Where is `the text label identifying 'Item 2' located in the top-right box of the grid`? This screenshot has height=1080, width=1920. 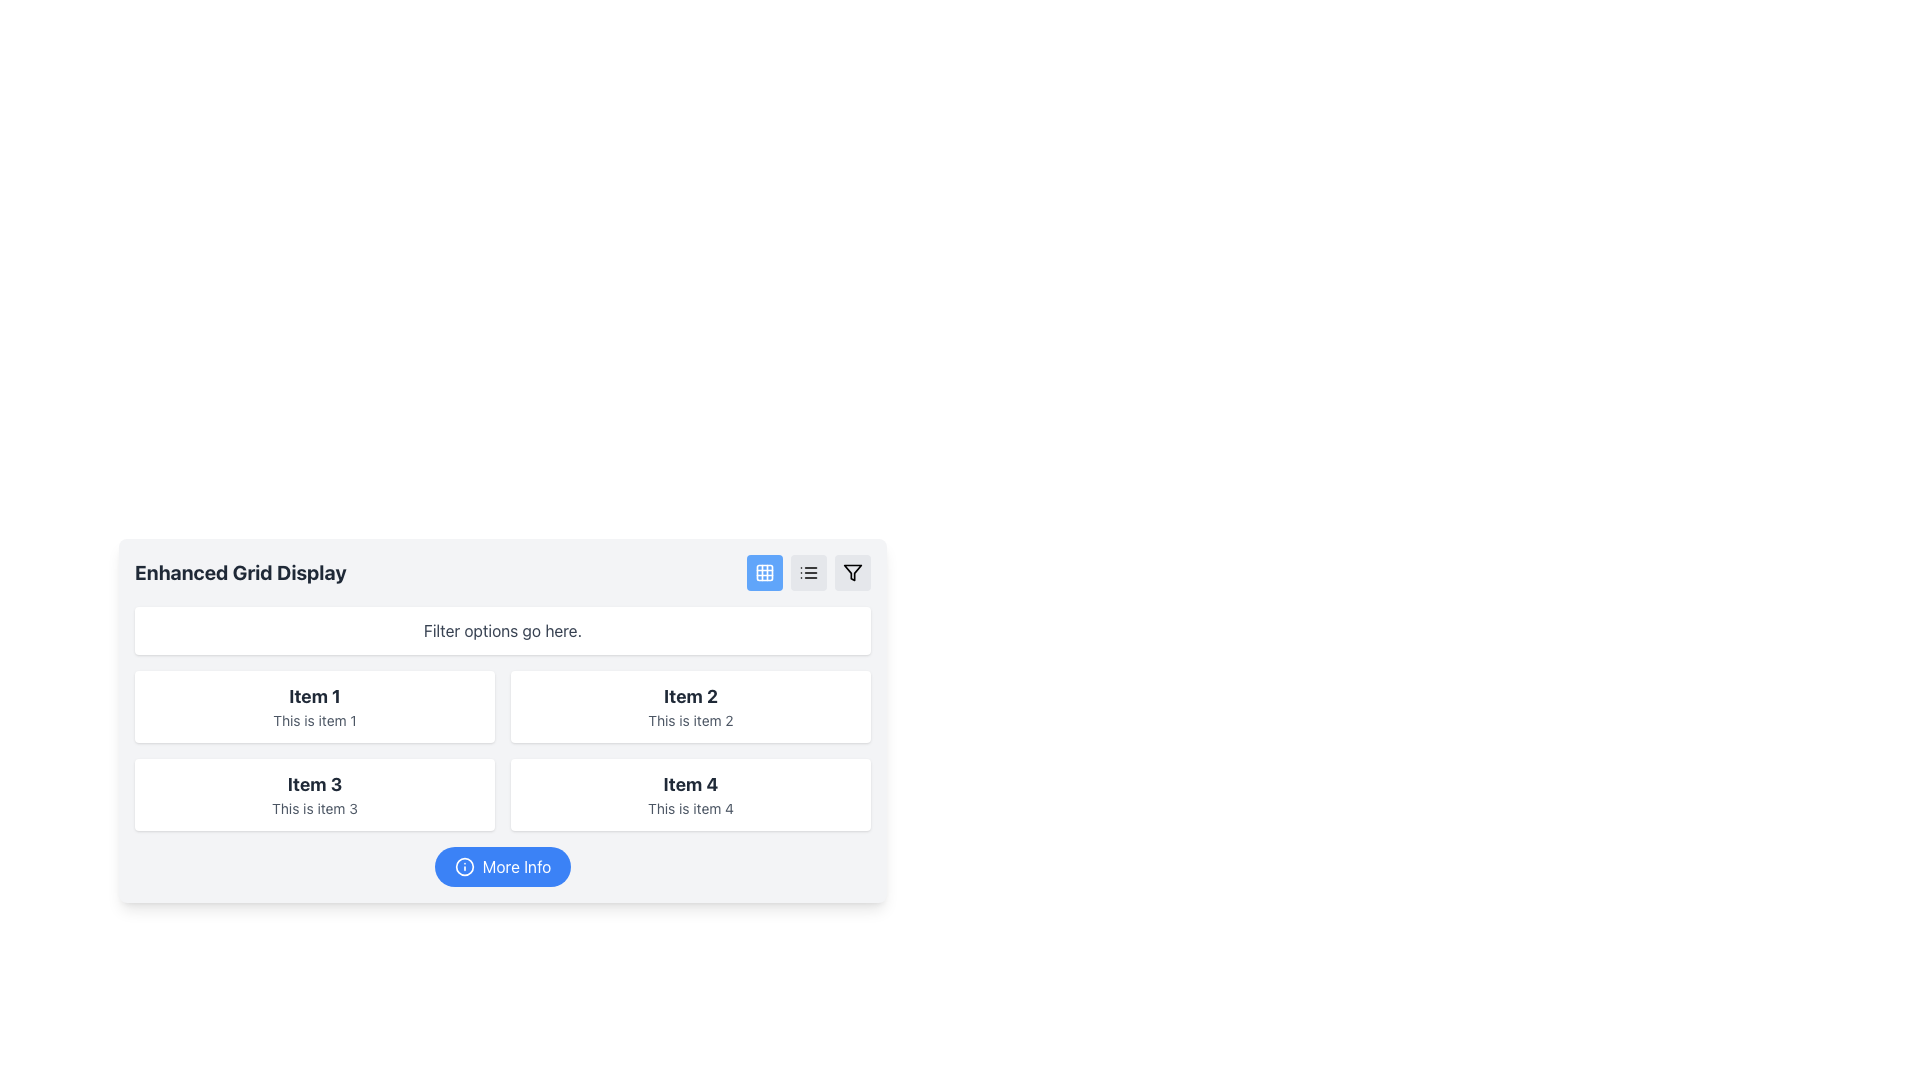 the text label identifying 'Item 2' located in the top-right box of the grid is located at coordinates (691, 696).